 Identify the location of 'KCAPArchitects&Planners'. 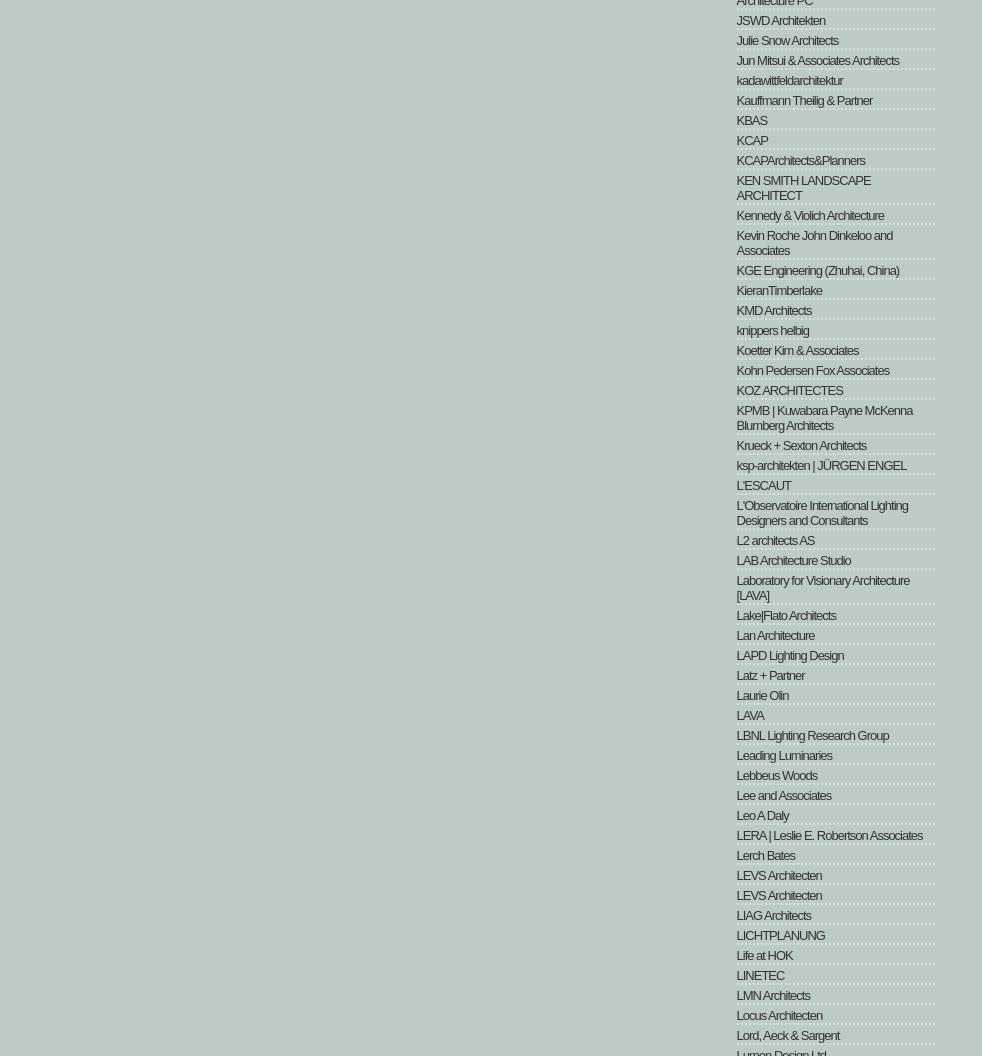
(735, 160).